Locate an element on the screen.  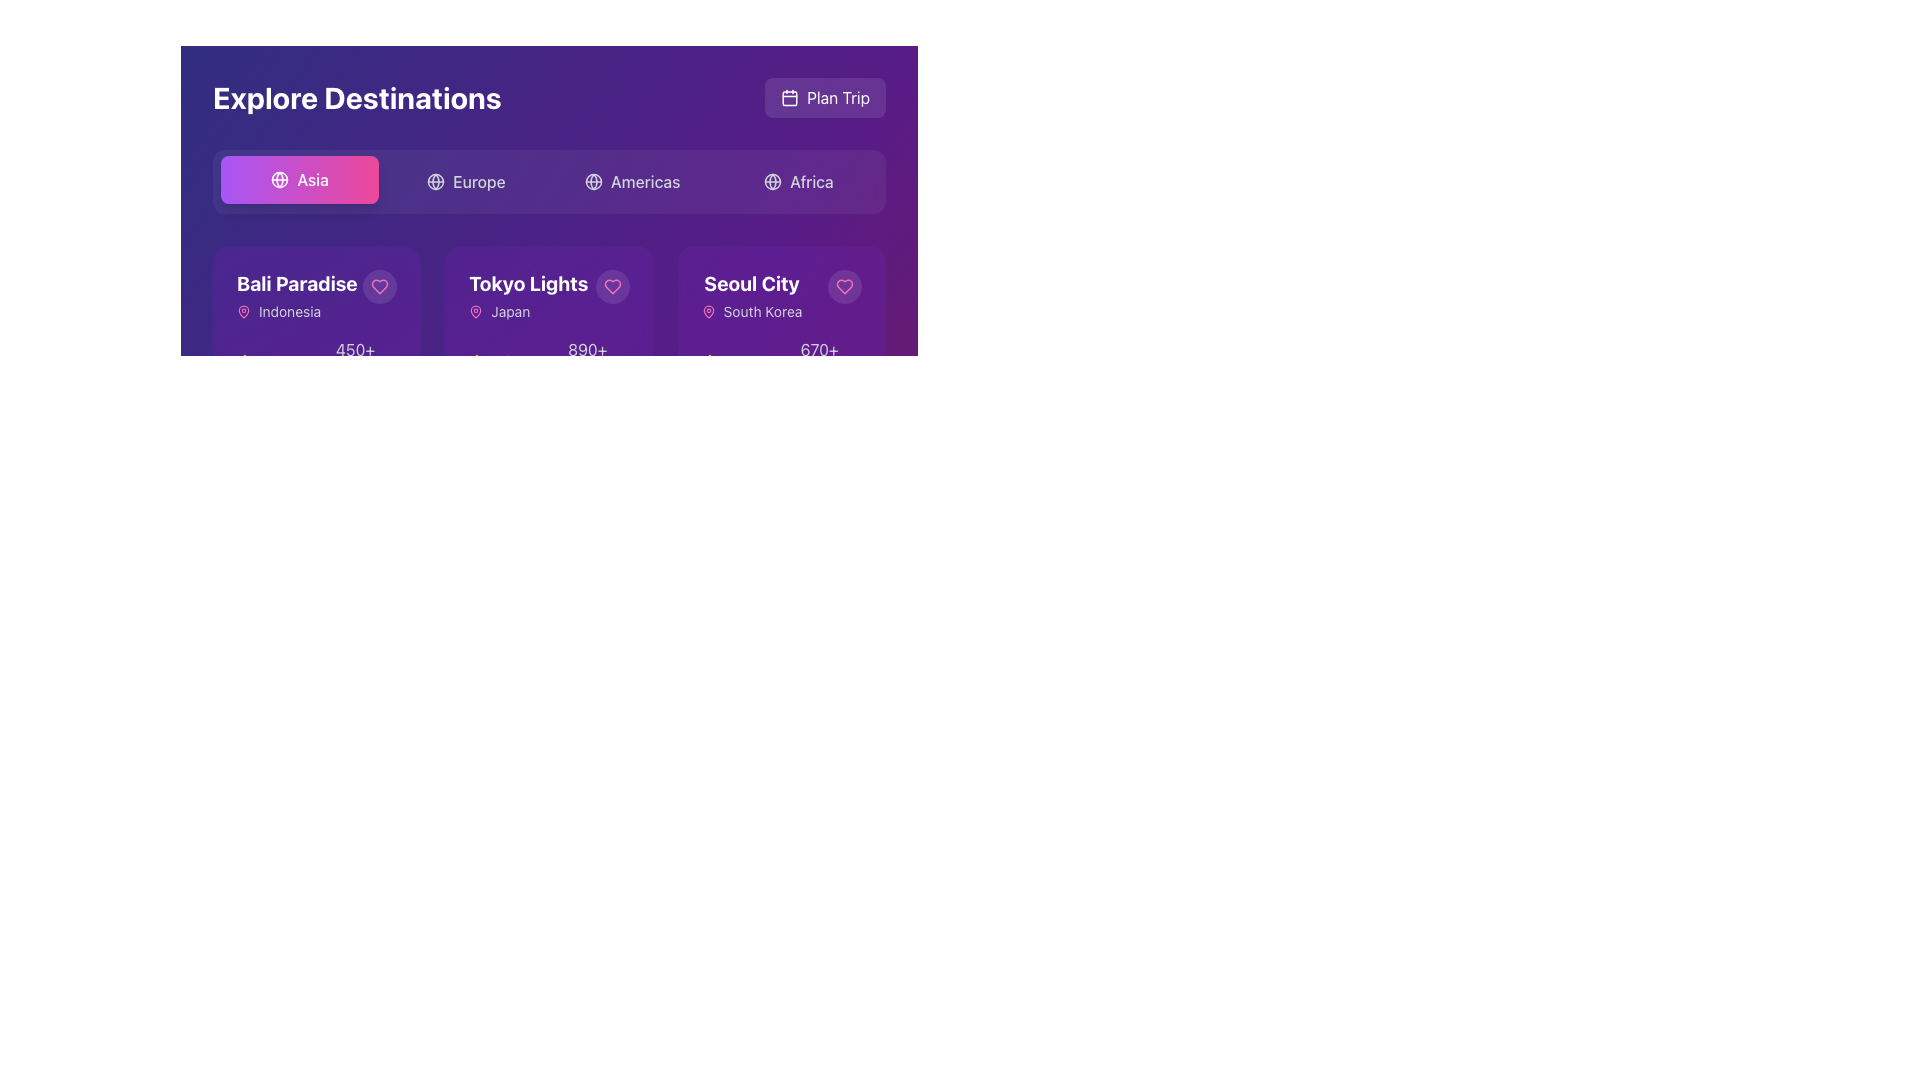
the informational label displaying the rating and popularity metrics for the 'Tokyo Lights' destination, located below the title and above the weather and pricing information is located at coordinates (549, 362).